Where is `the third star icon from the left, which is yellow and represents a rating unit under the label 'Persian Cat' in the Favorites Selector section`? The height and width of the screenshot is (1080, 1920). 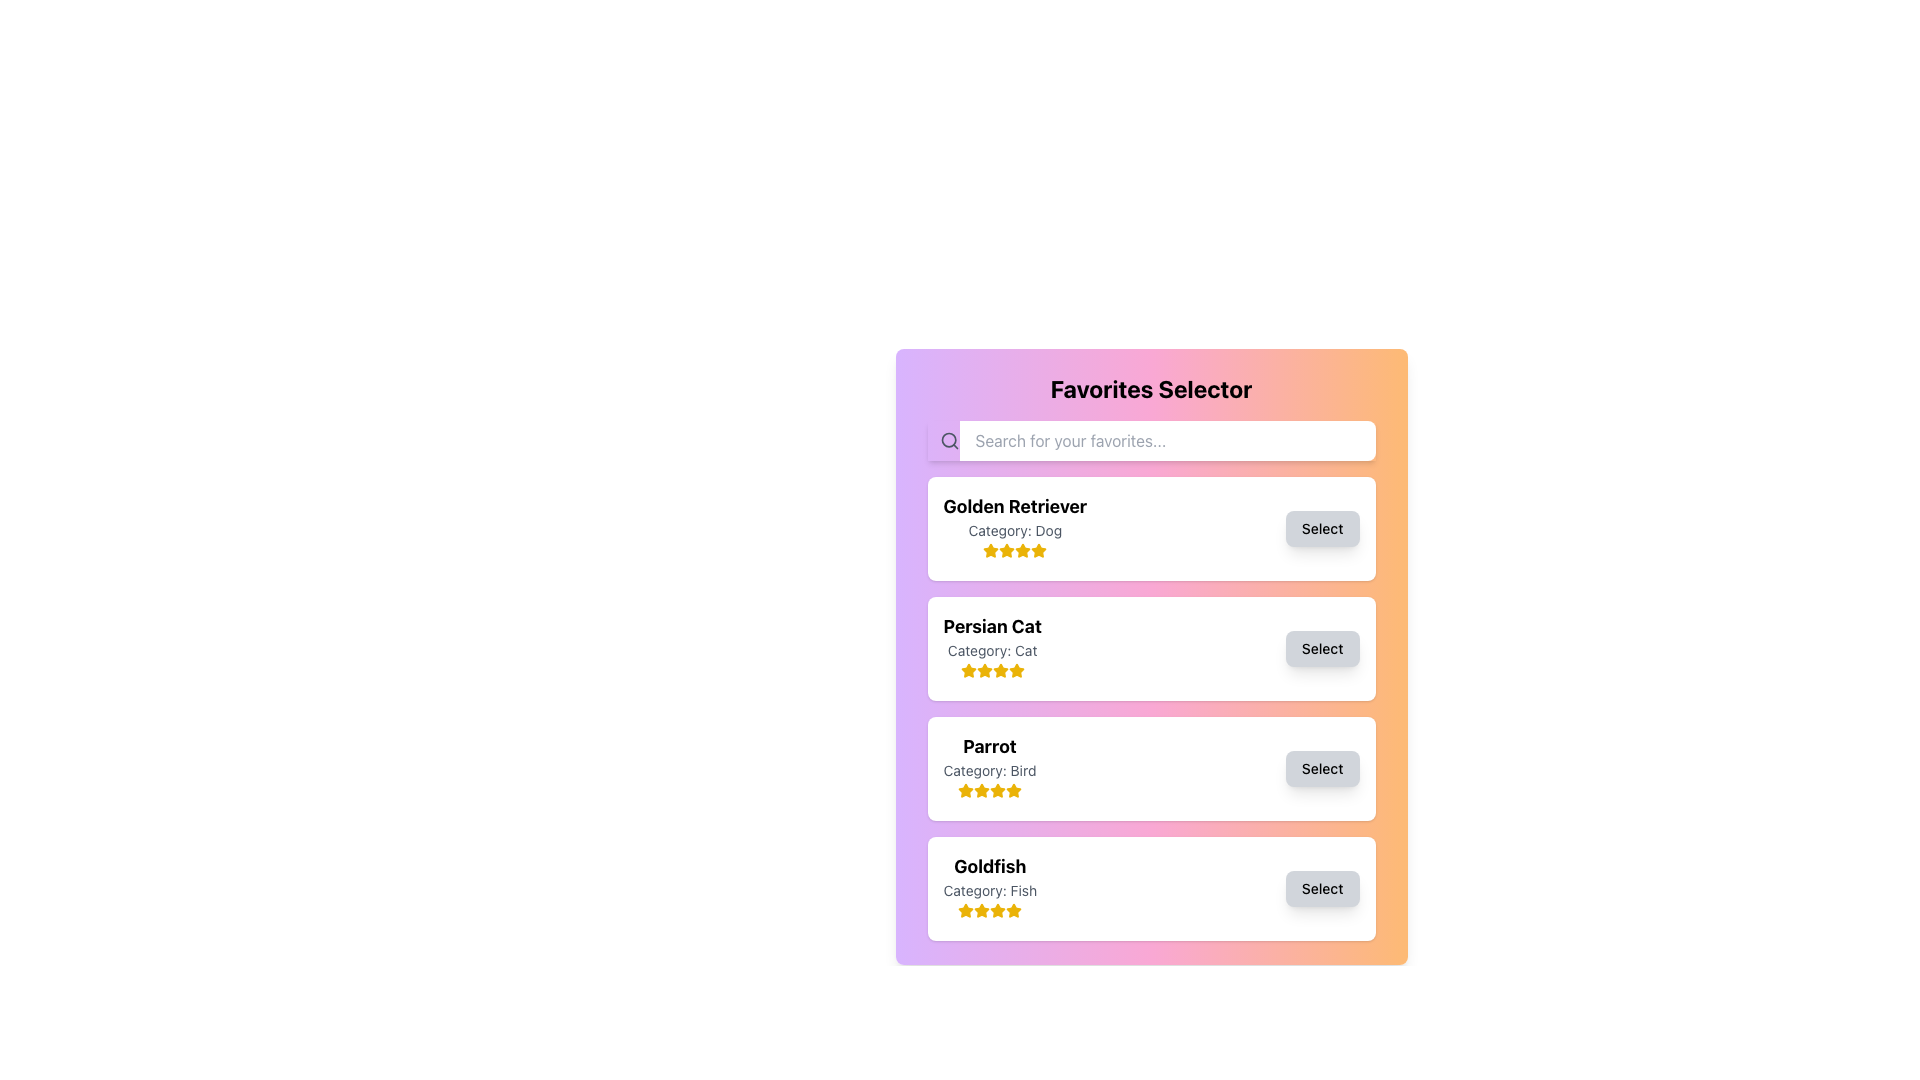 the third star icon from the left, which is yellow and represents a rating unit under the label 'Persian Cat' in the Favorites Selector section is located at coordinates (984, 671).